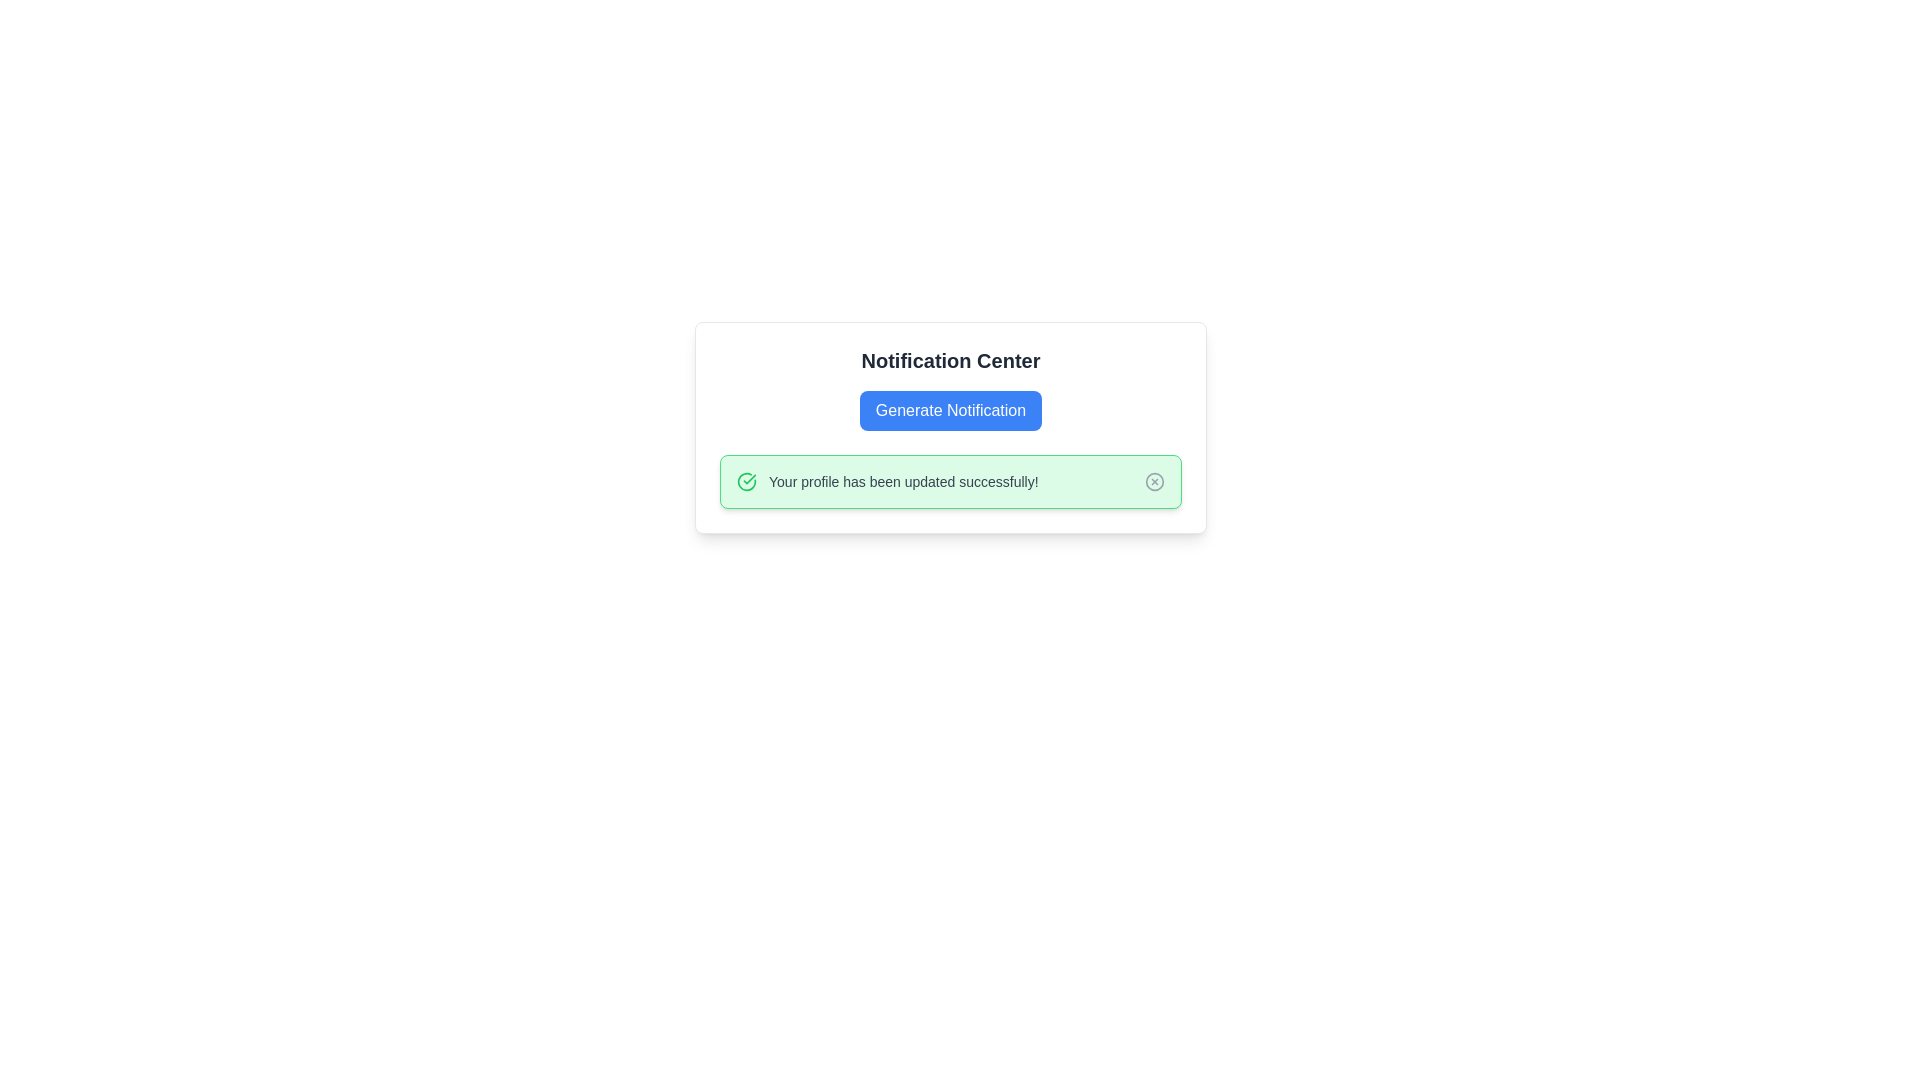  What do you see at coordinates (1155, 482) in the screenshot?
I see `the 'Close' button located at the far right end of the notification bar, which dismisses the notification about the profile update` at bounding box center [1155, 482].